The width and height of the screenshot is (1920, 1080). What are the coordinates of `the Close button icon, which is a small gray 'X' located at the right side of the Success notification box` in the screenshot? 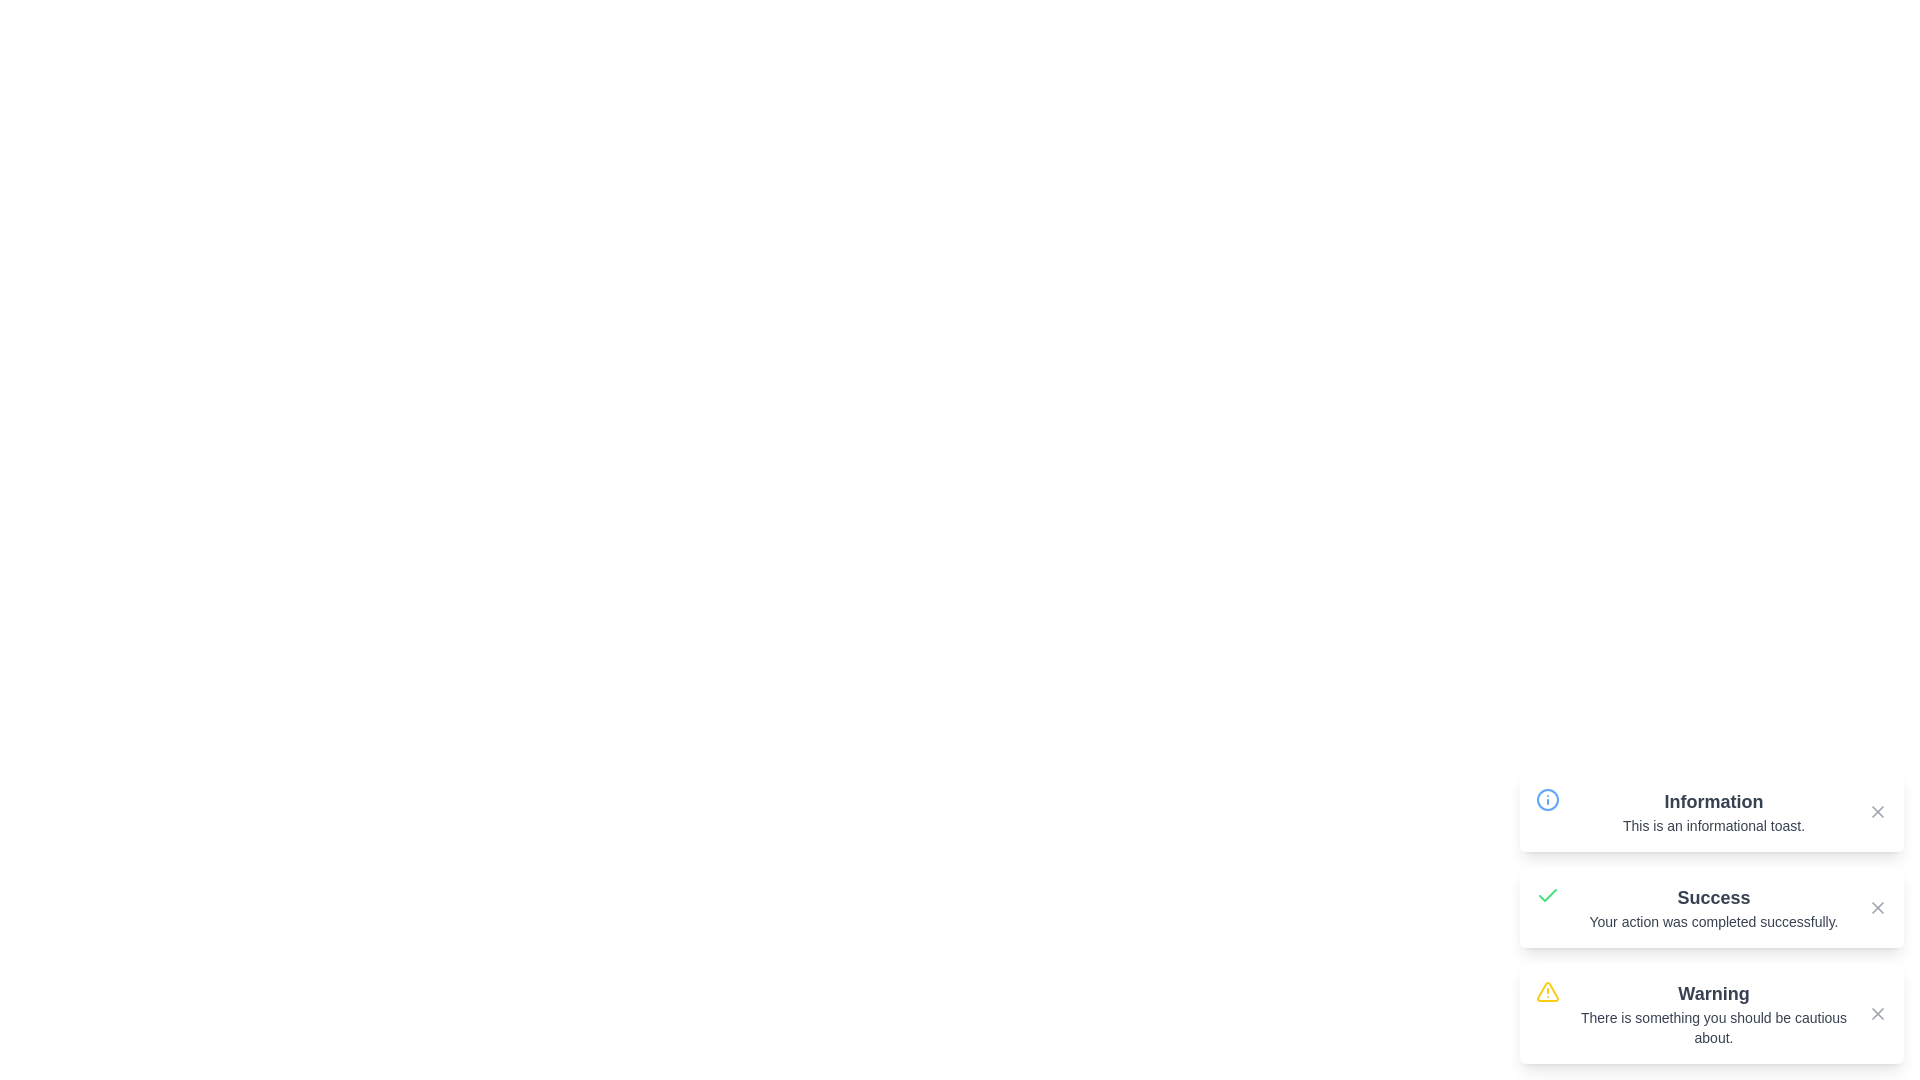 It's located at (1876, 907).